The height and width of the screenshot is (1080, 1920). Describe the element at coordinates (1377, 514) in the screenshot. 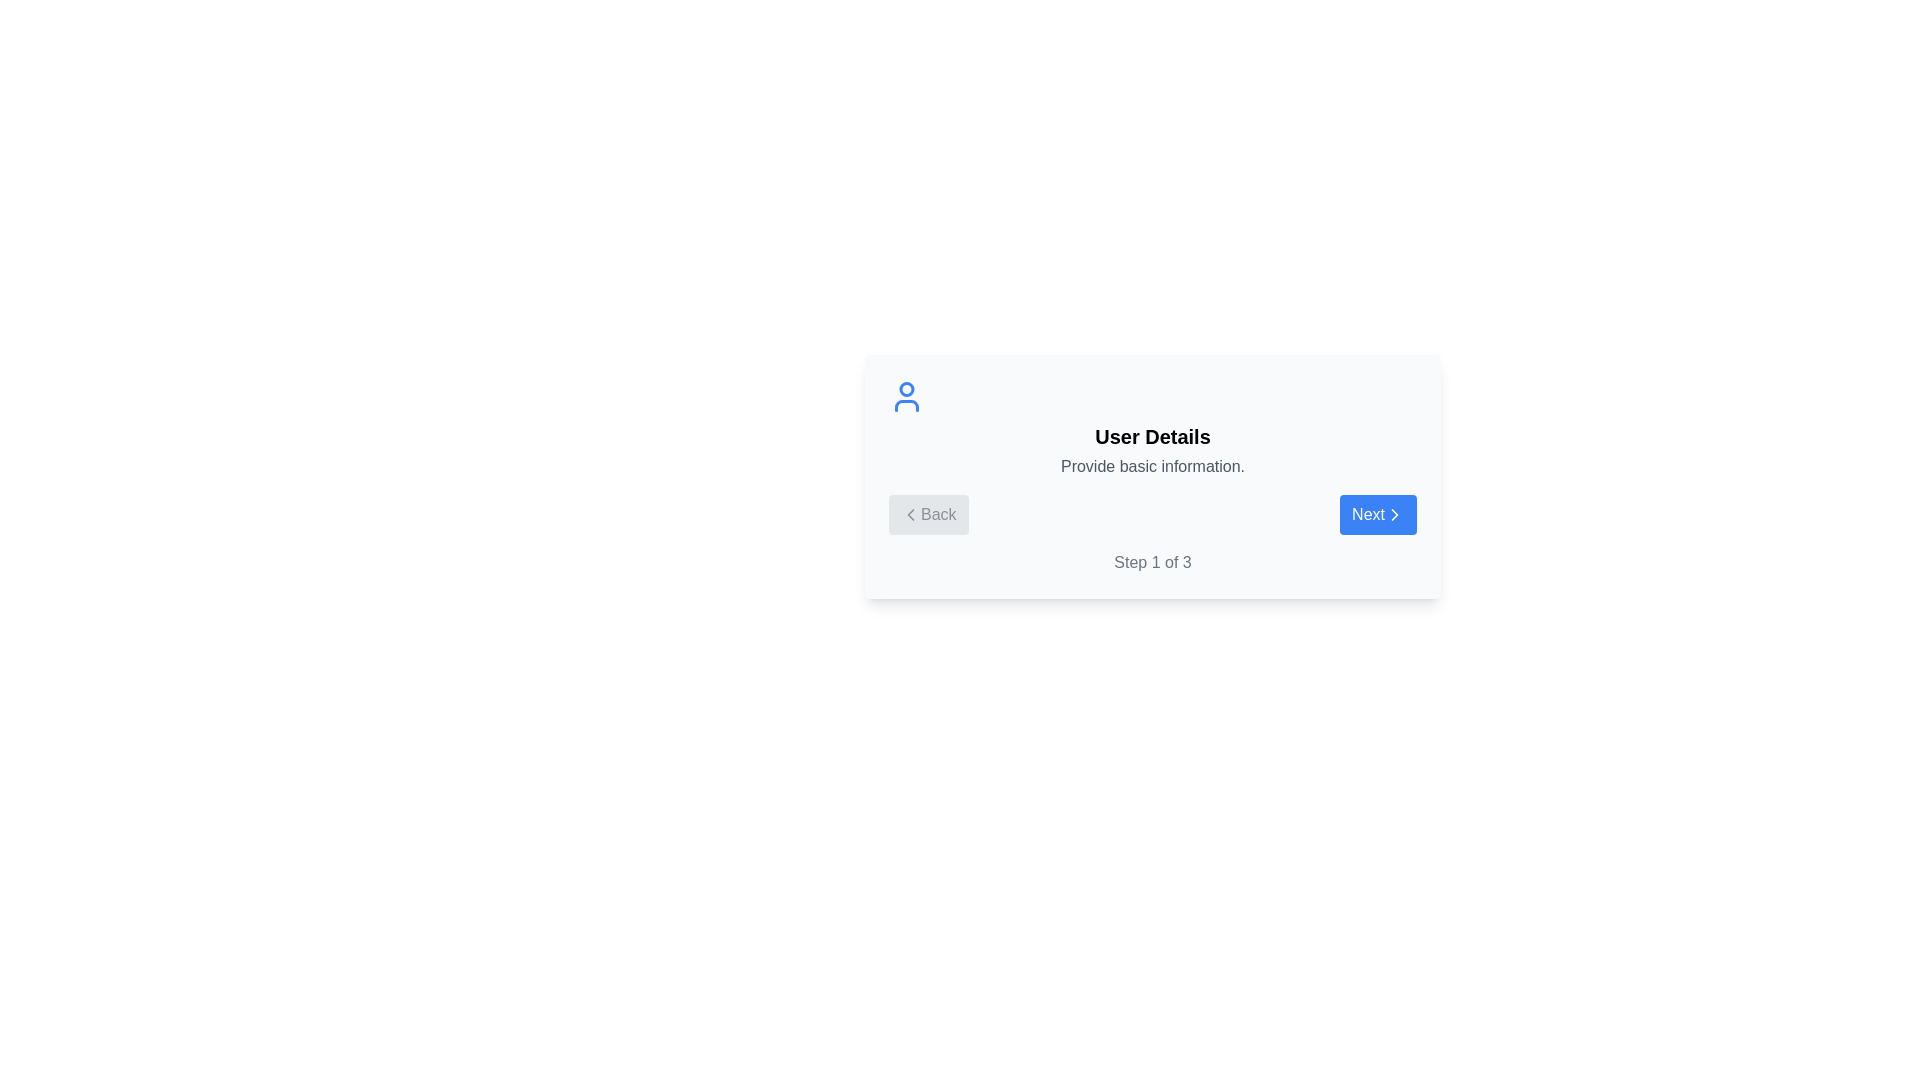

I see `the Next button to navigate the stepper` at that location.